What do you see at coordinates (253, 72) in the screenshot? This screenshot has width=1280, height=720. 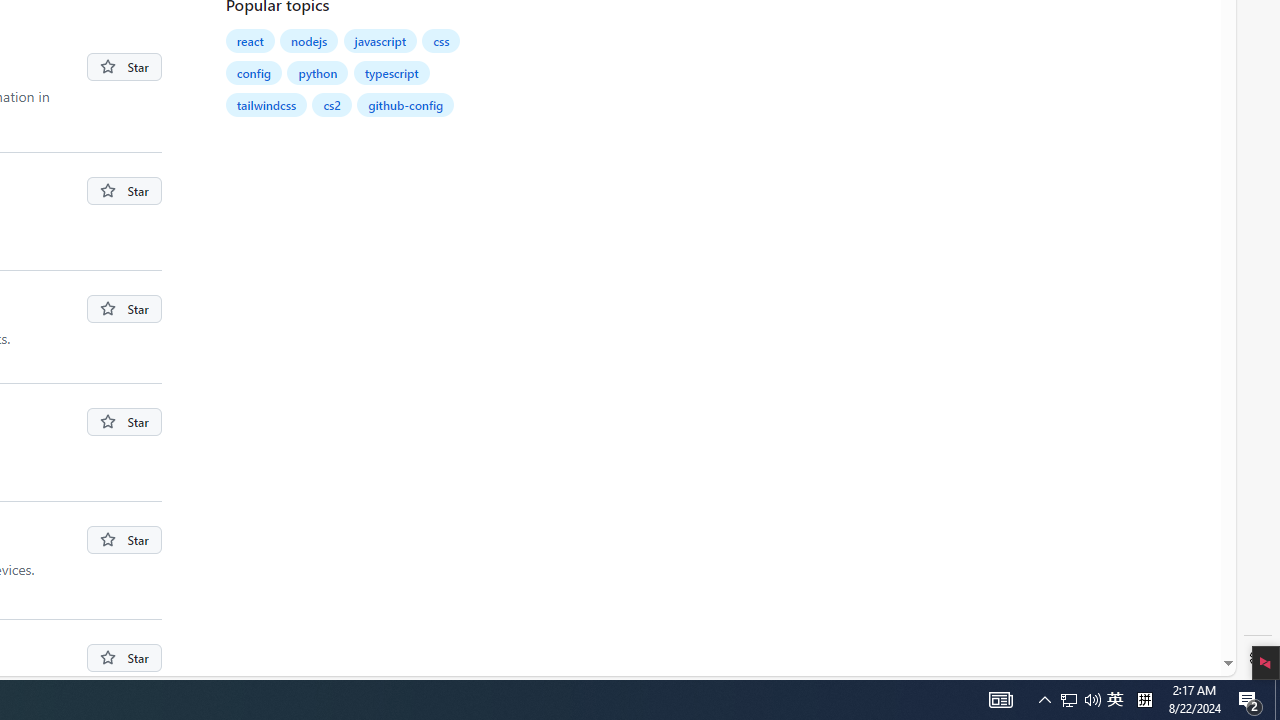 I see `'config'` at bounding box center [253, 72].